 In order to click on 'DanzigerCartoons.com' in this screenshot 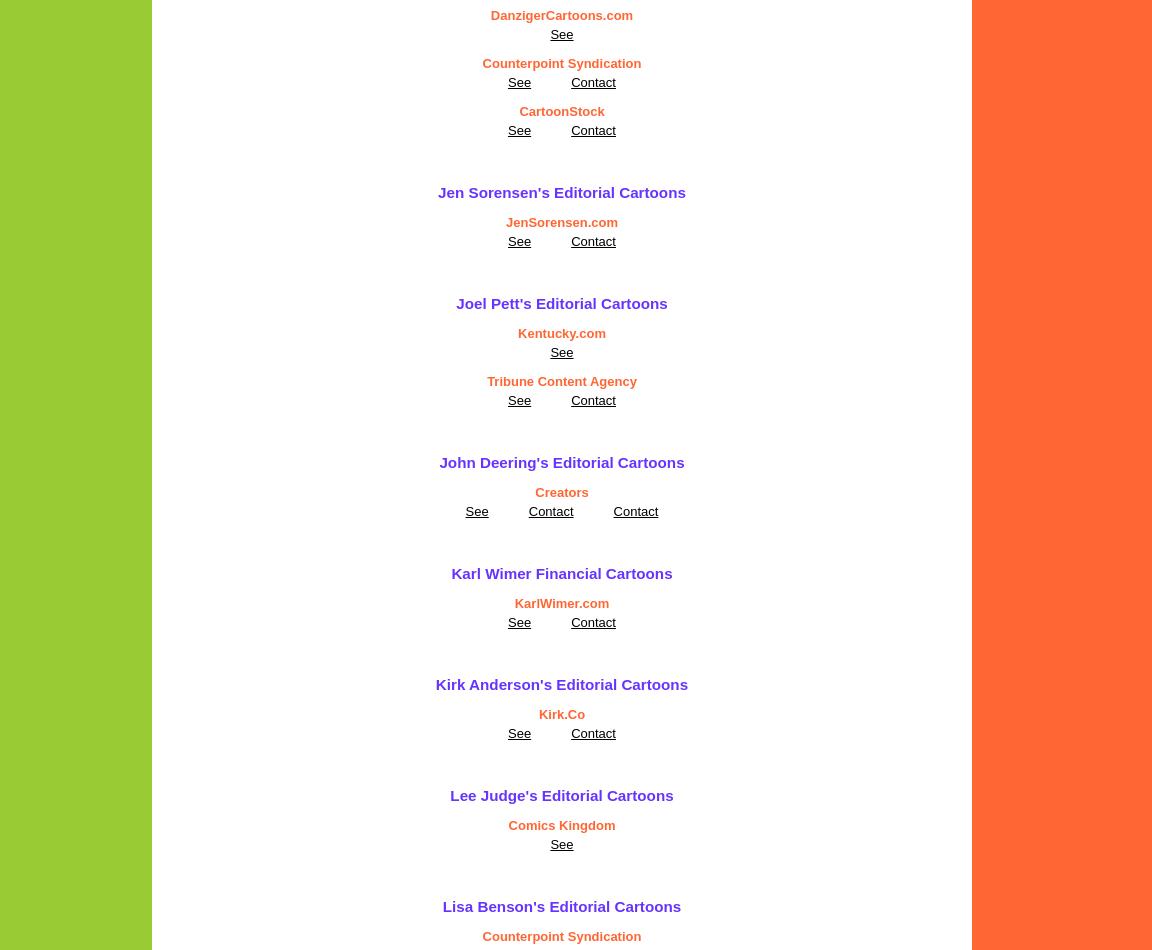, I will do `click(561, 15)`.